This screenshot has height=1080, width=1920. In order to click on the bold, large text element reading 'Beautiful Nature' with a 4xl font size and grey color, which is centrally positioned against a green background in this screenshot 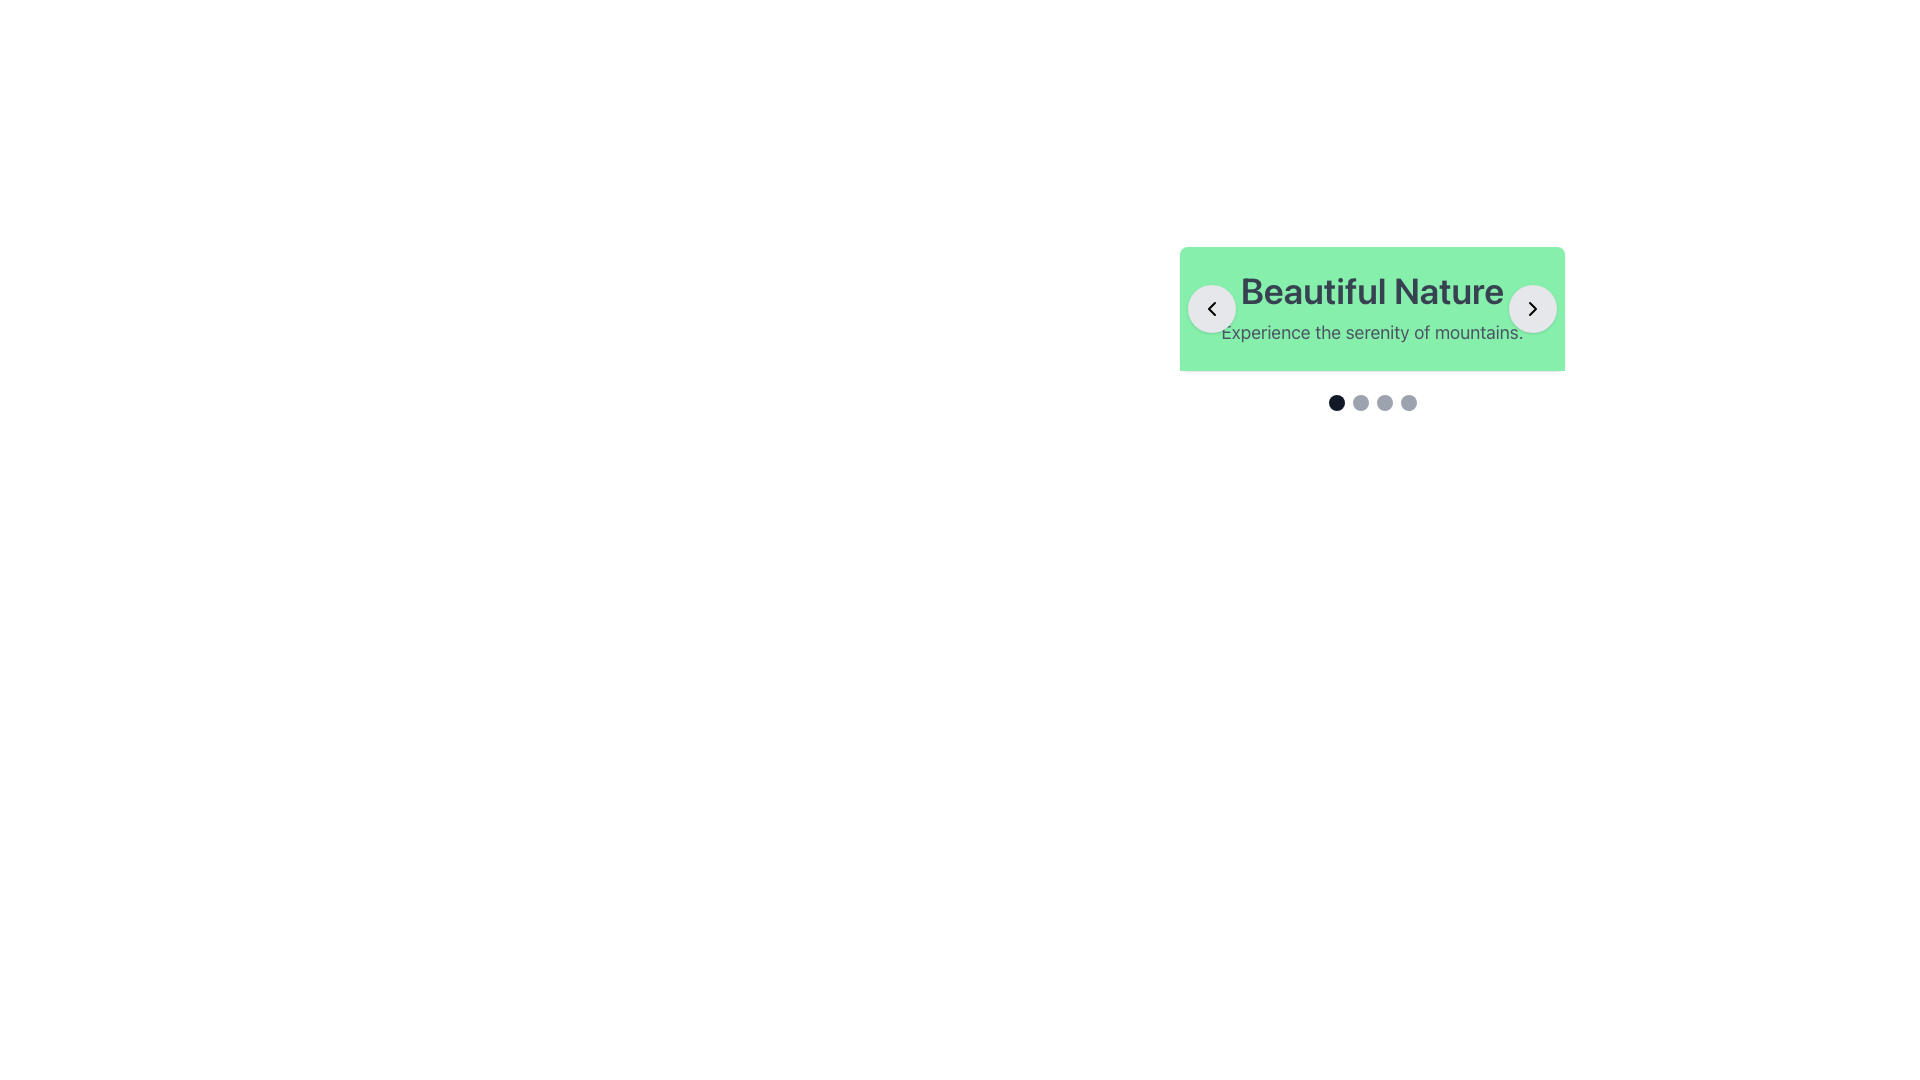, I will do `click(1371, 290)`.